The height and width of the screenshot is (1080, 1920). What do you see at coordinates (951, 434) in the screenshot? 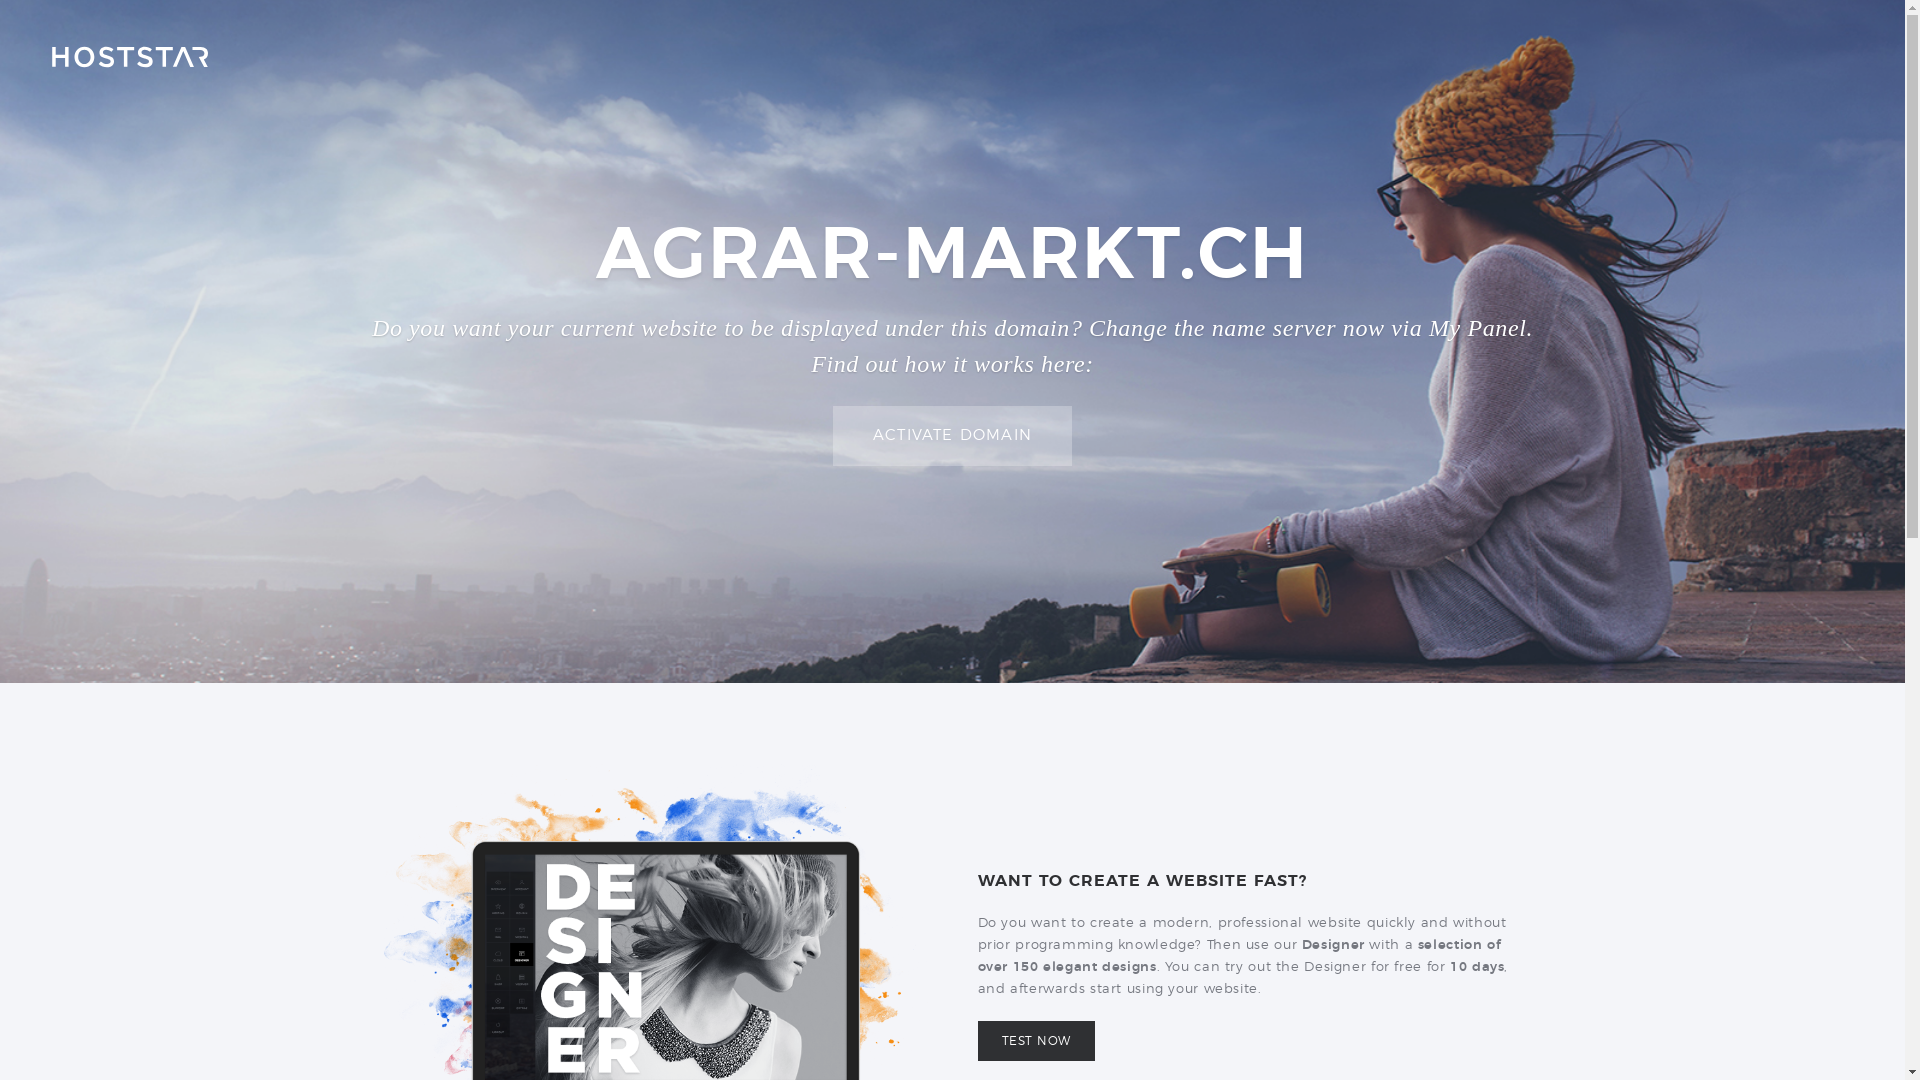
I see `'ACTIVATE DOMAIN'` at bounding box center [951, 434].